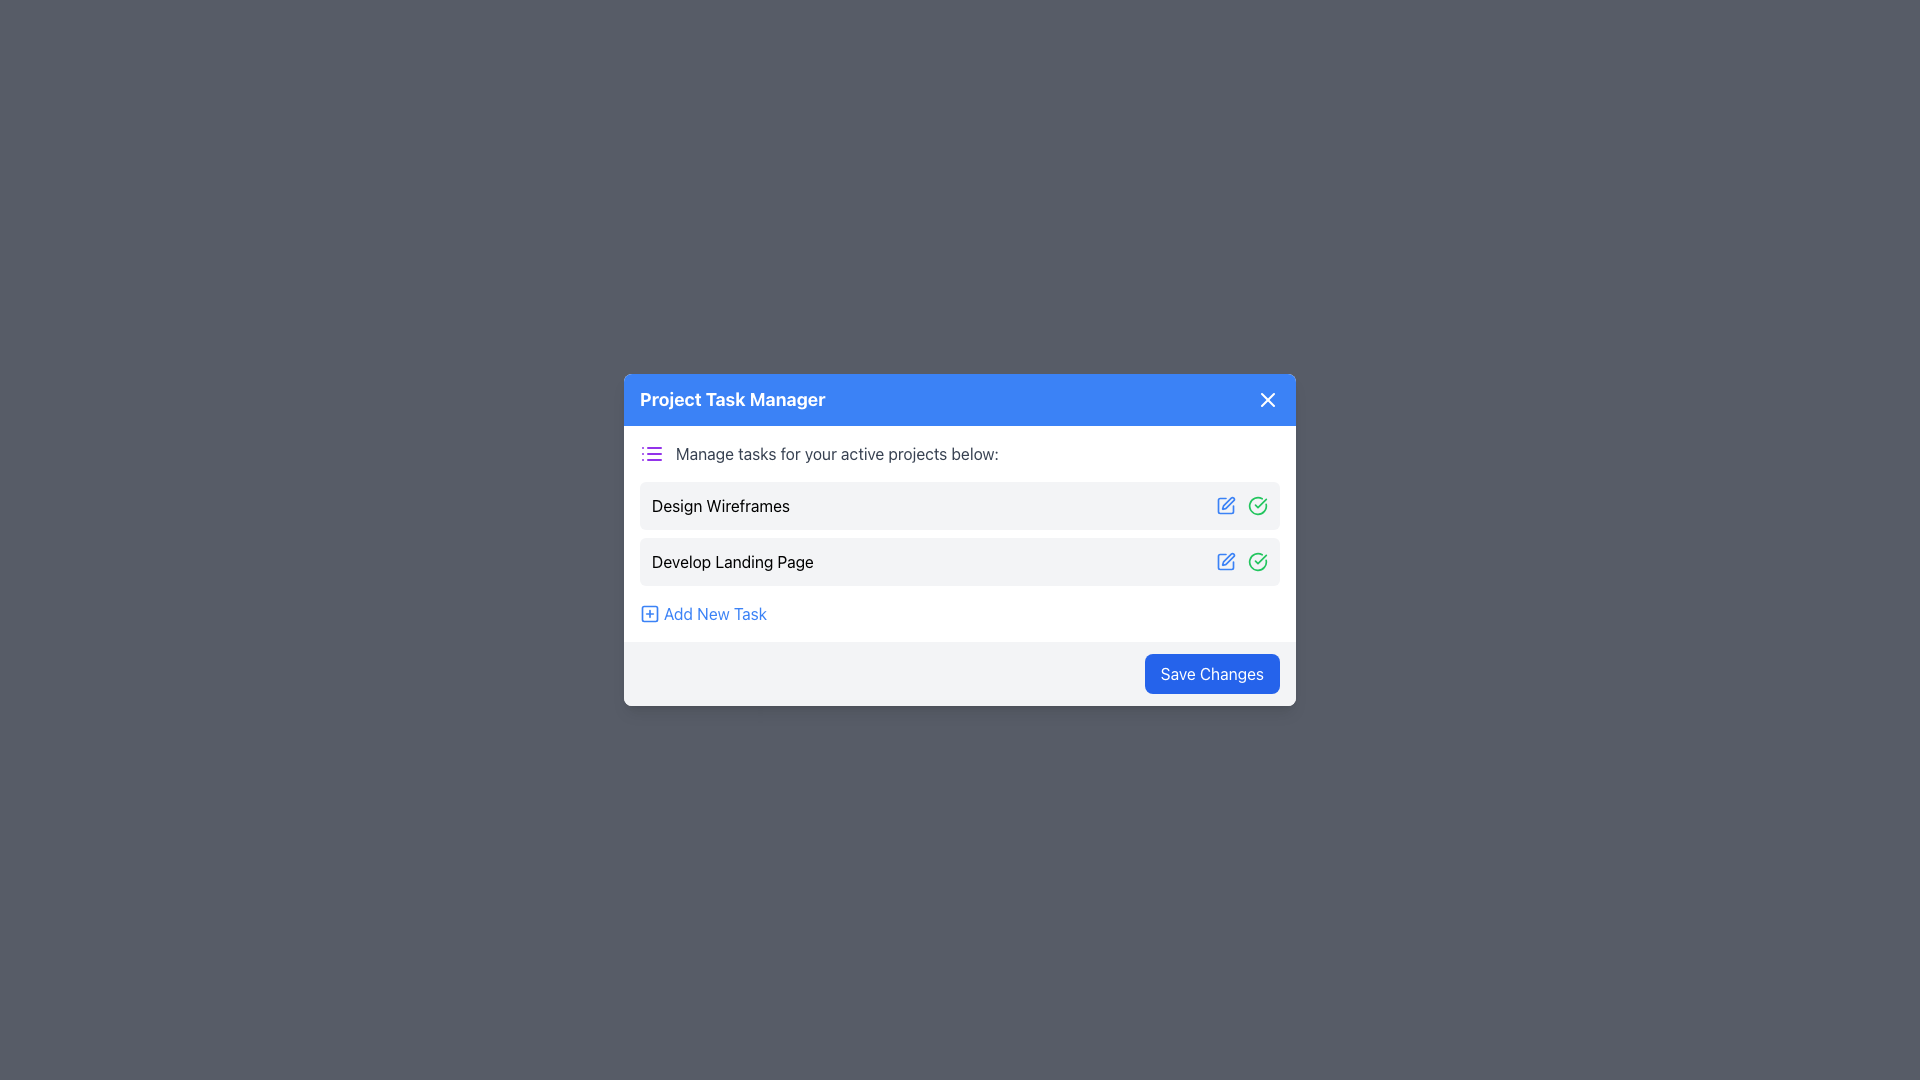 The width and height of the screenshot is (1920, 1080). I want to click on the 'Add New Task' button located at the bottom-left corner of the task listing area in the 'Project Task Manager' modal, so click(715, 612).